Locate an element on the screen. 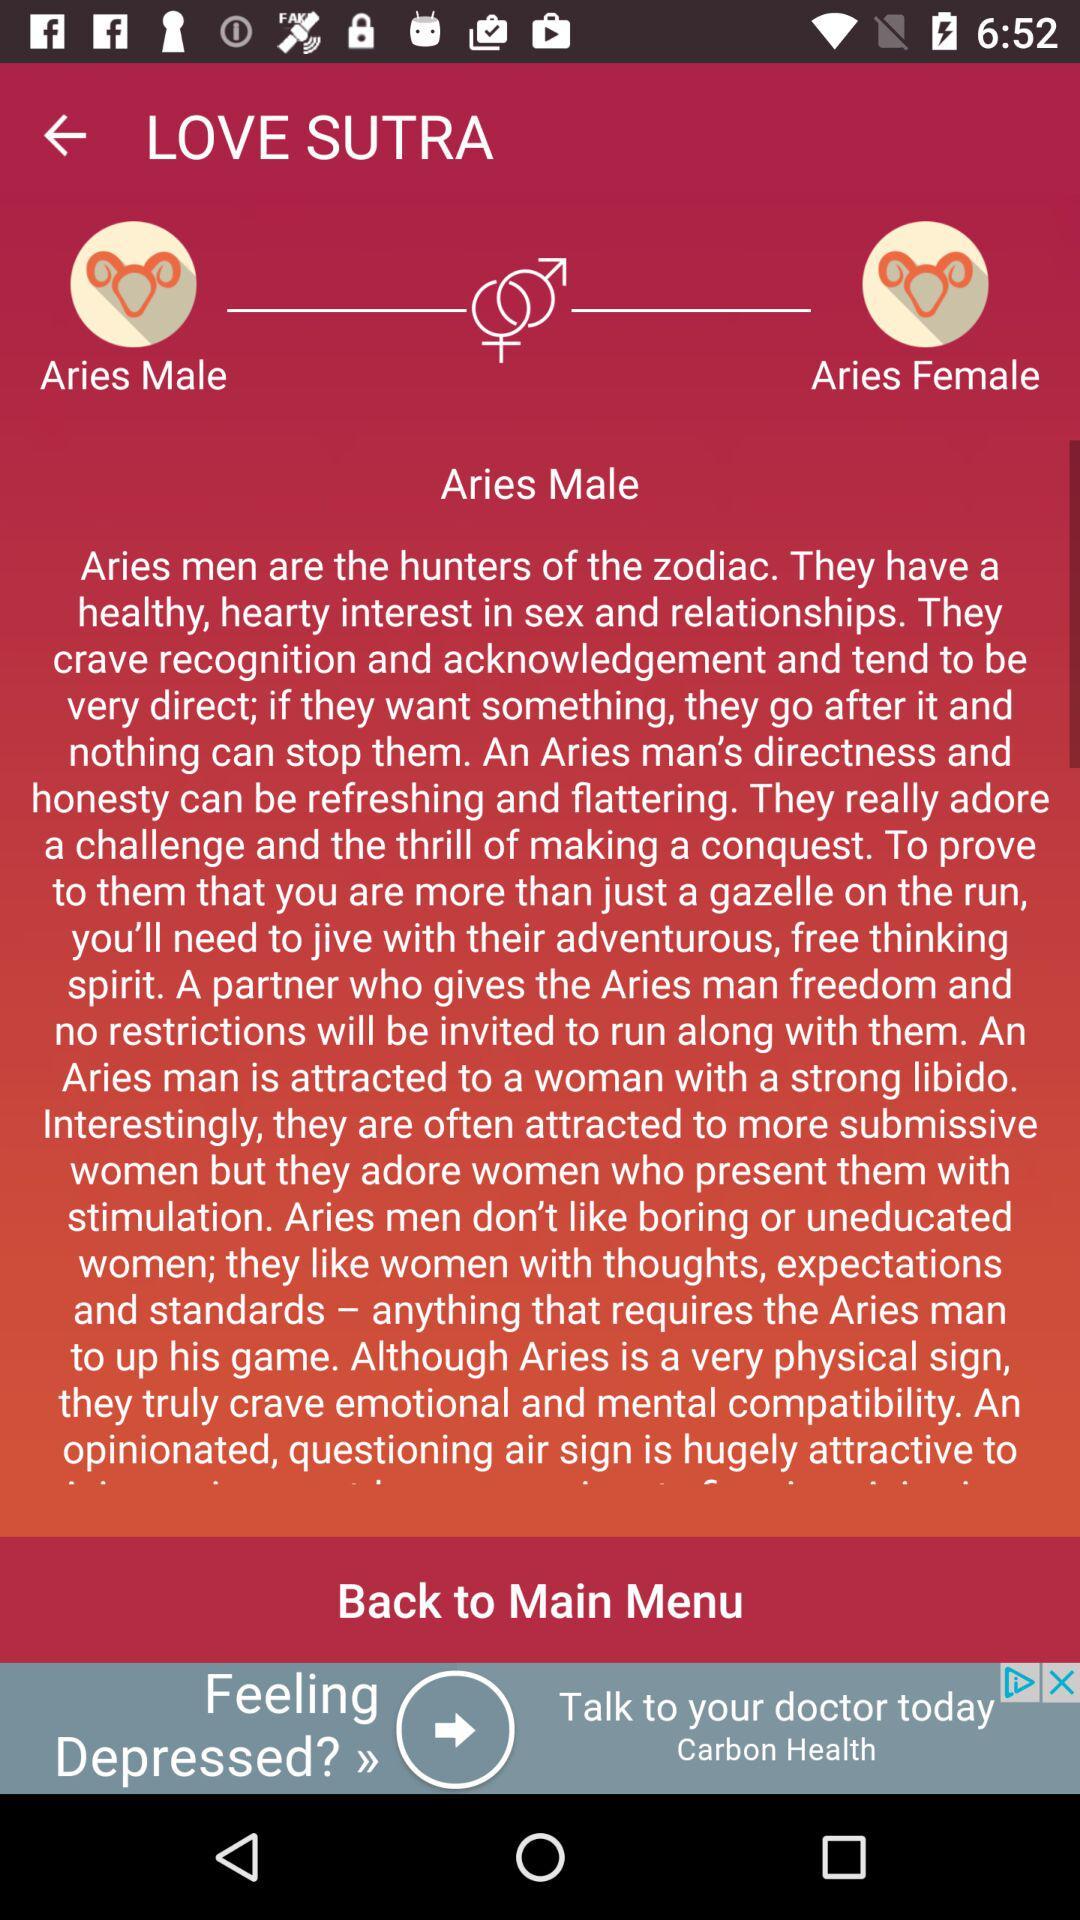 Image resolution: width=1080 pixels, height=1920 pixels. back arrow is located at coordinates (63, 134).